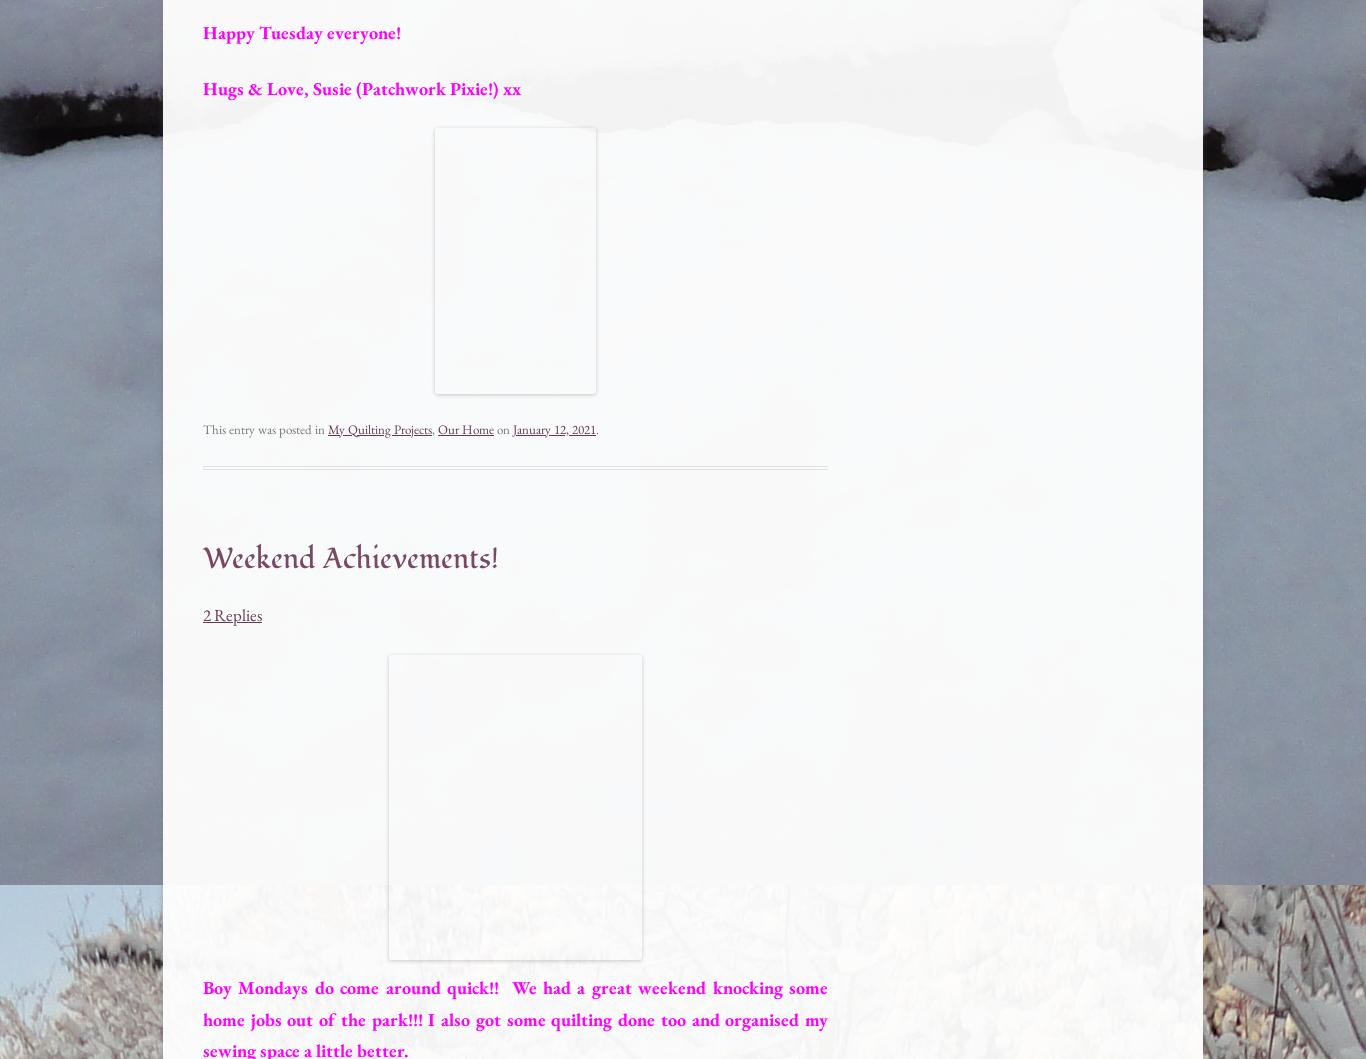 The width and height of the screenshot is (1366, 1059). I want to click on 'Hugs & Love, Susie (Patchwork Pixie!) xx', so click(360, 87).